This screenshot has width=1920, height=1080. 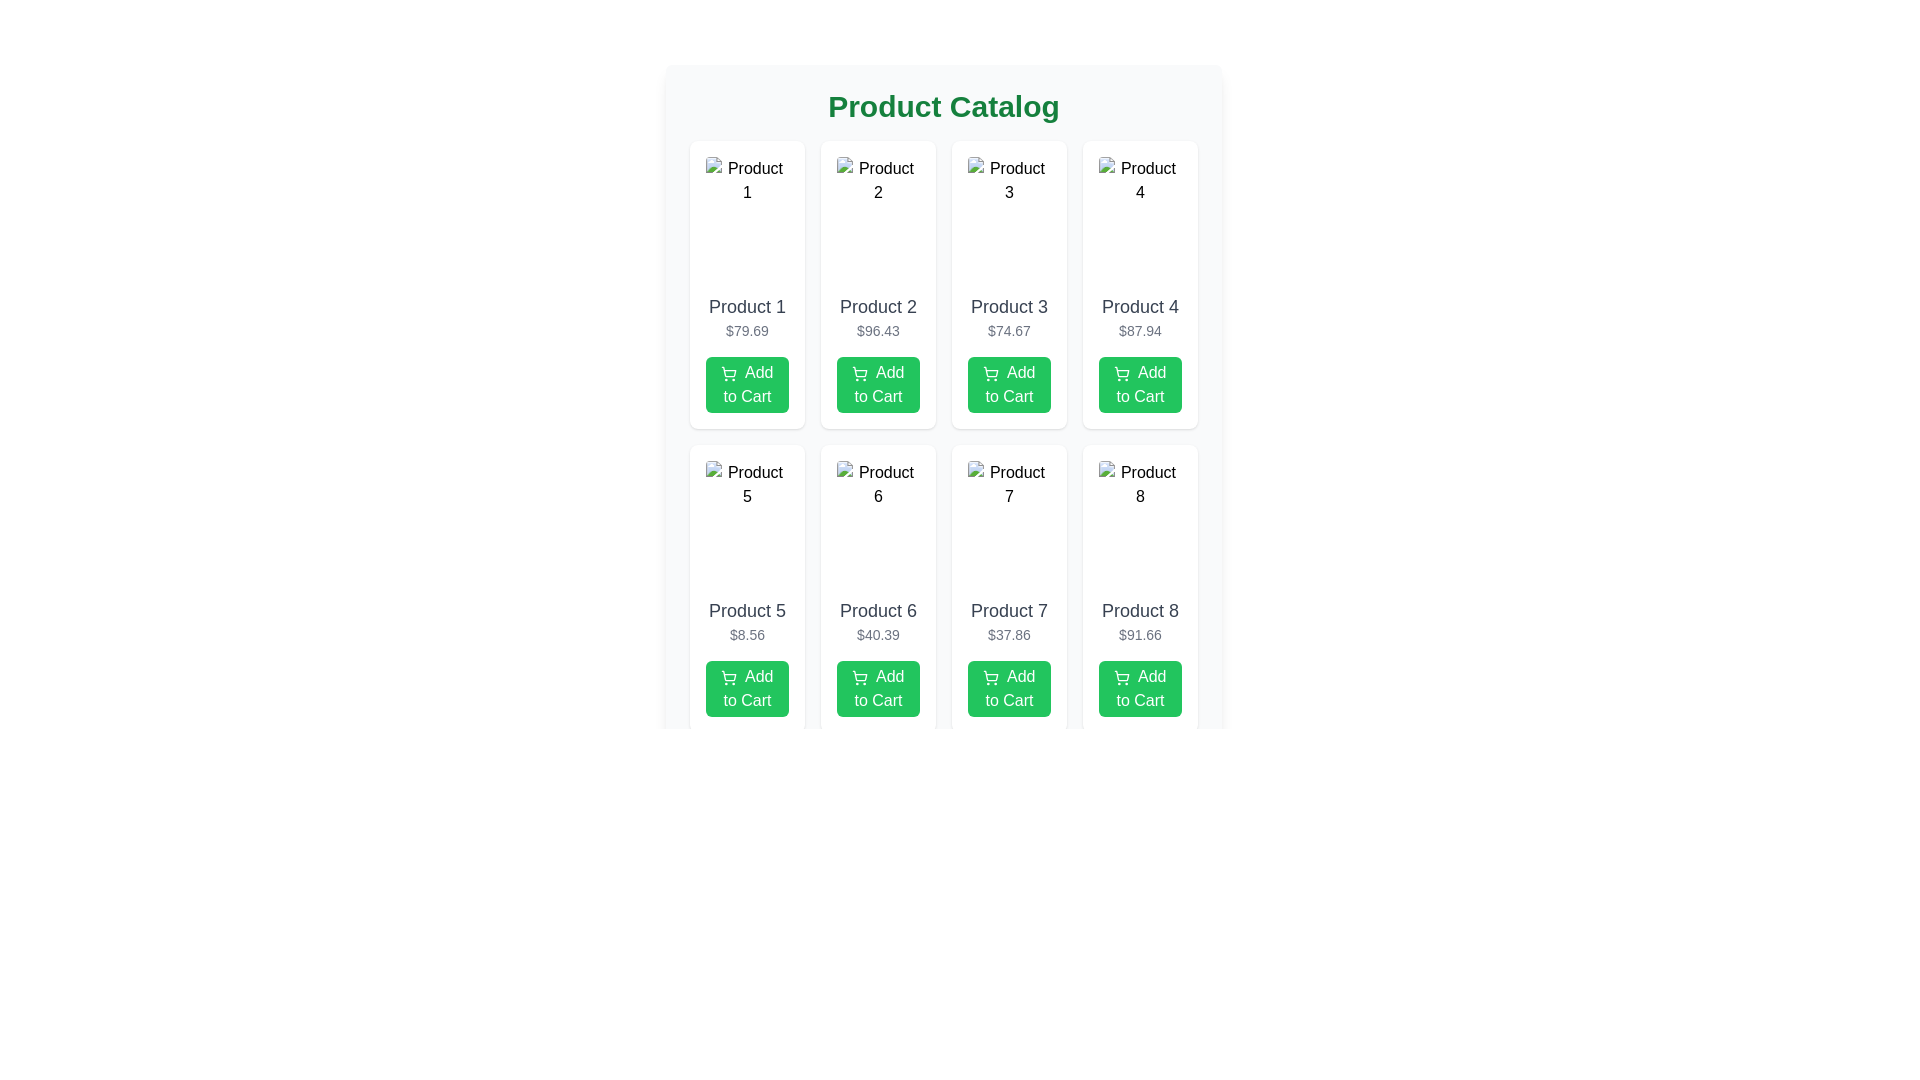 I want to click on the button located in the fourth row of the grid under 'Product 5' priced at $8.56, so click(x=746, y=688).